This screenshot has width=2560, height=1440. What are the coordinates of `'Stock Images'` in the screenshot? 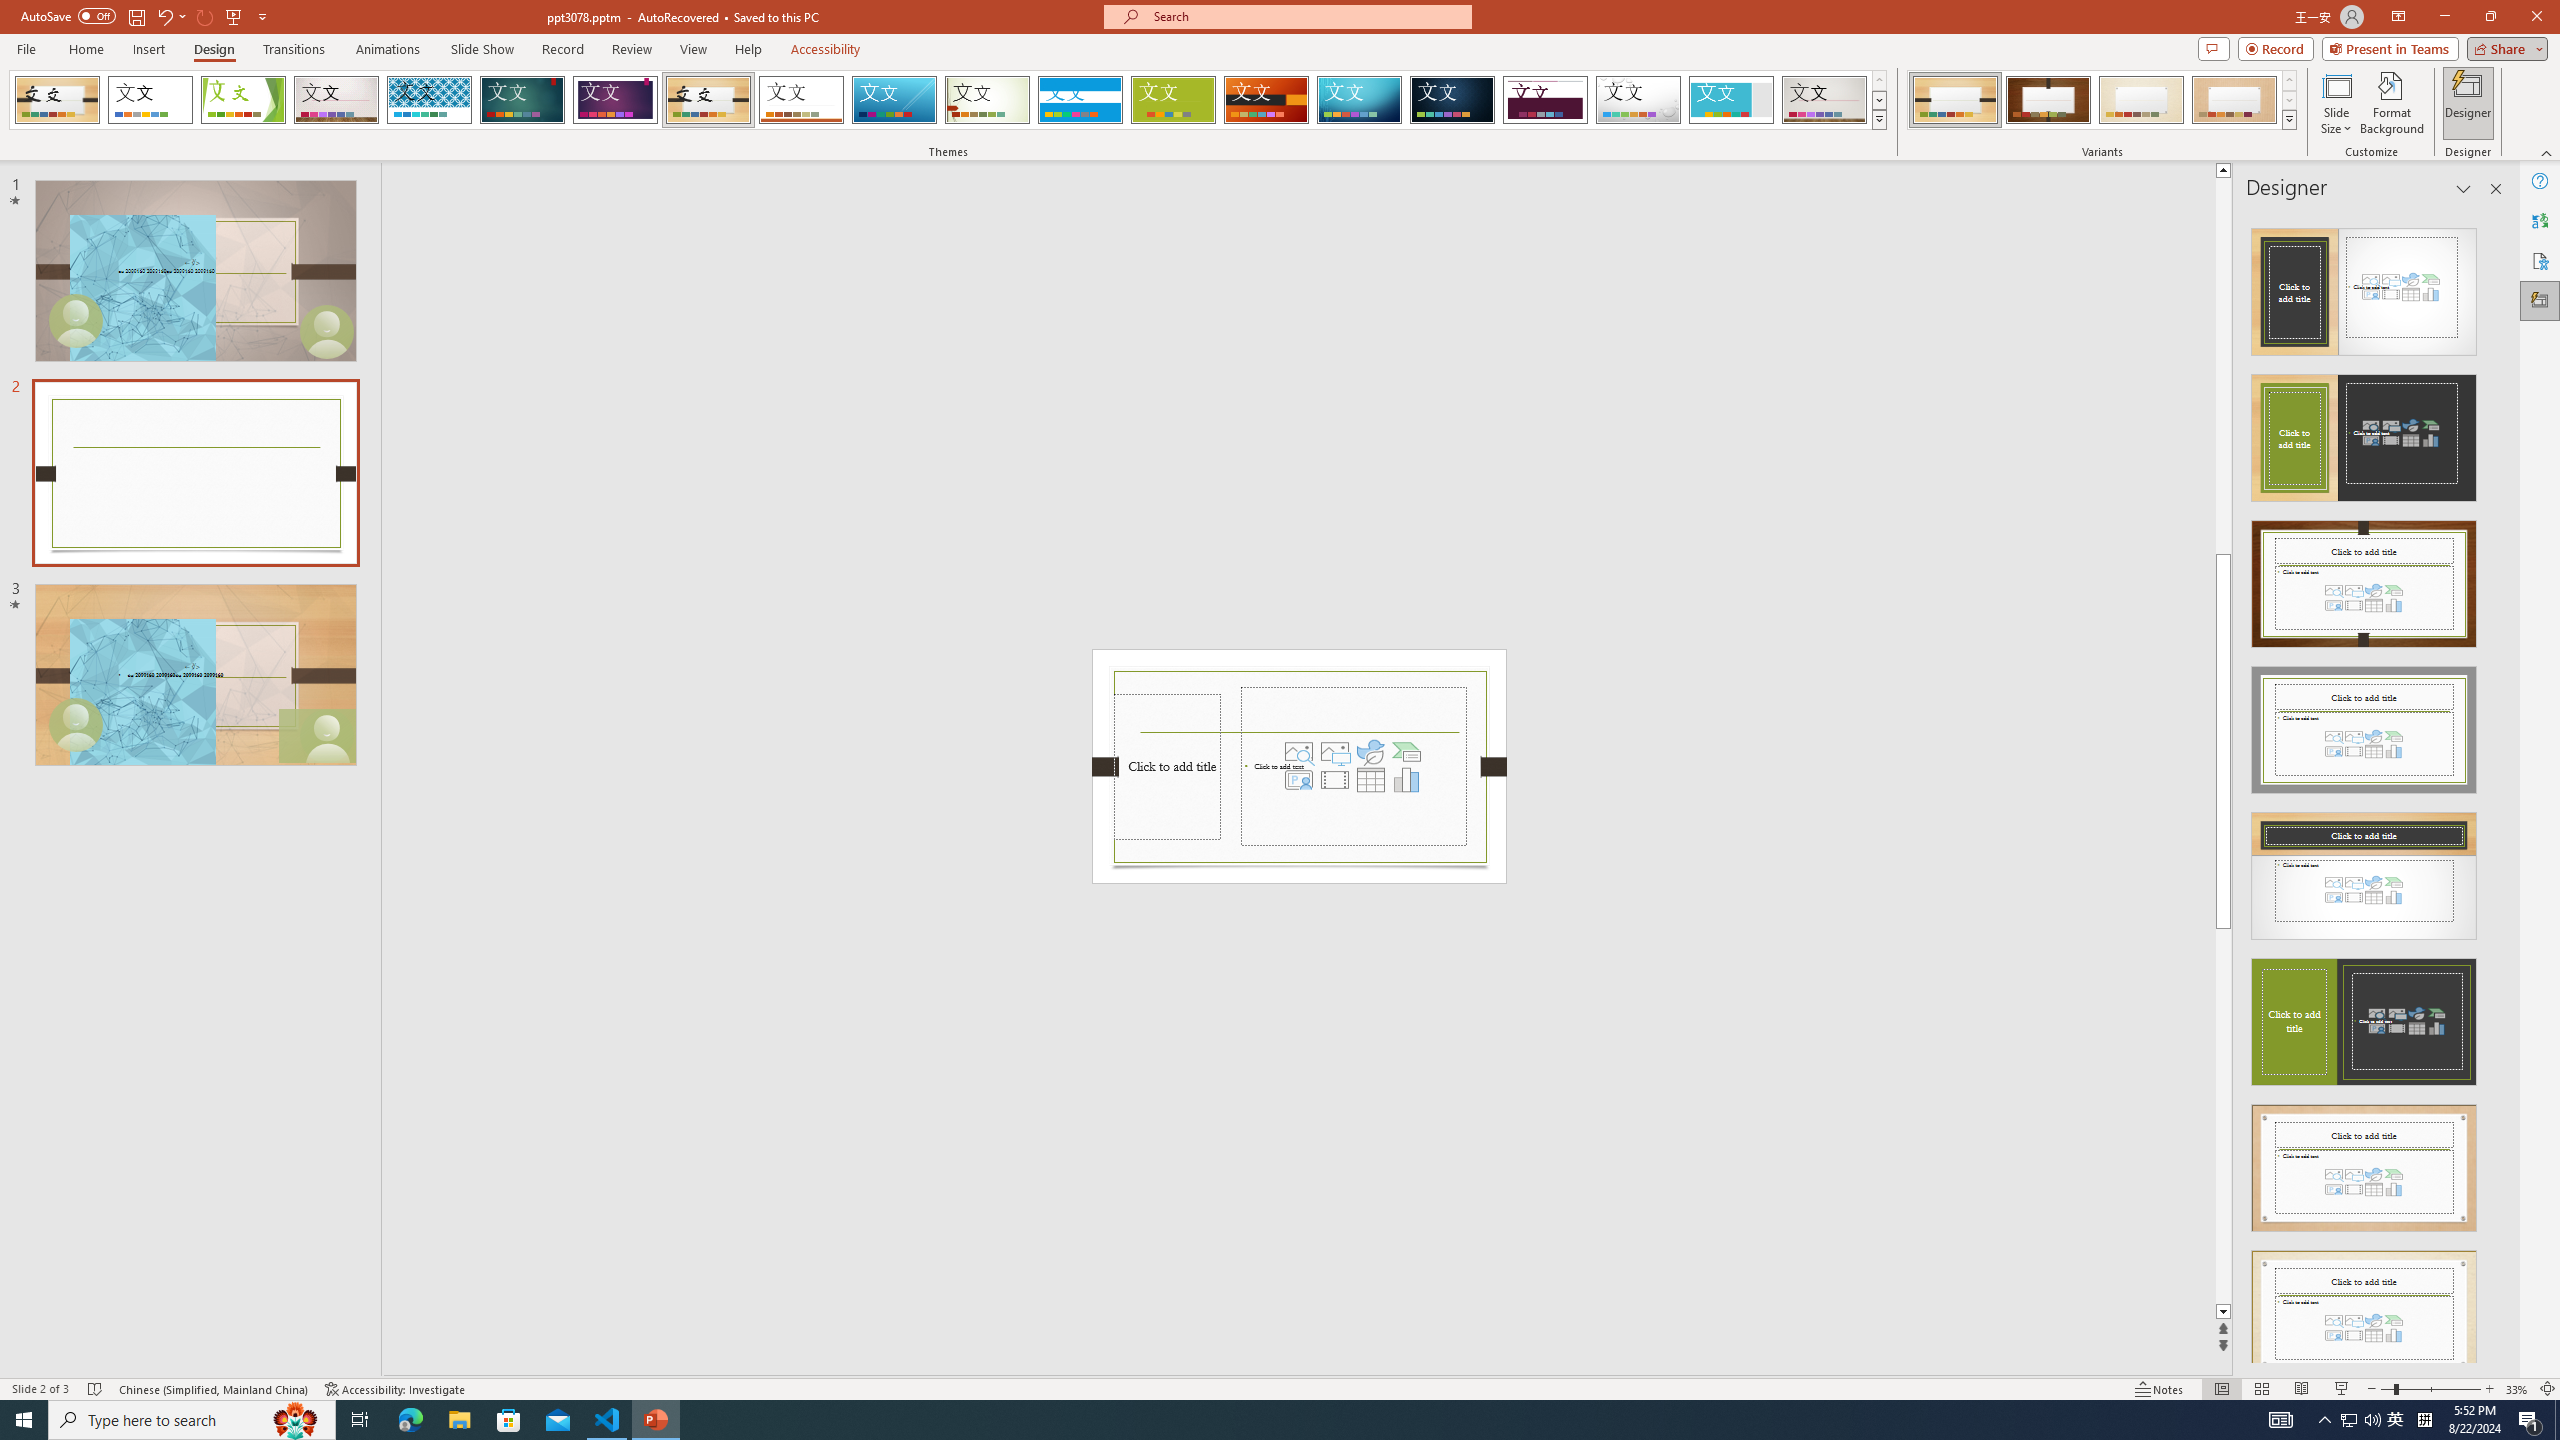 It's located at (1299, 750).